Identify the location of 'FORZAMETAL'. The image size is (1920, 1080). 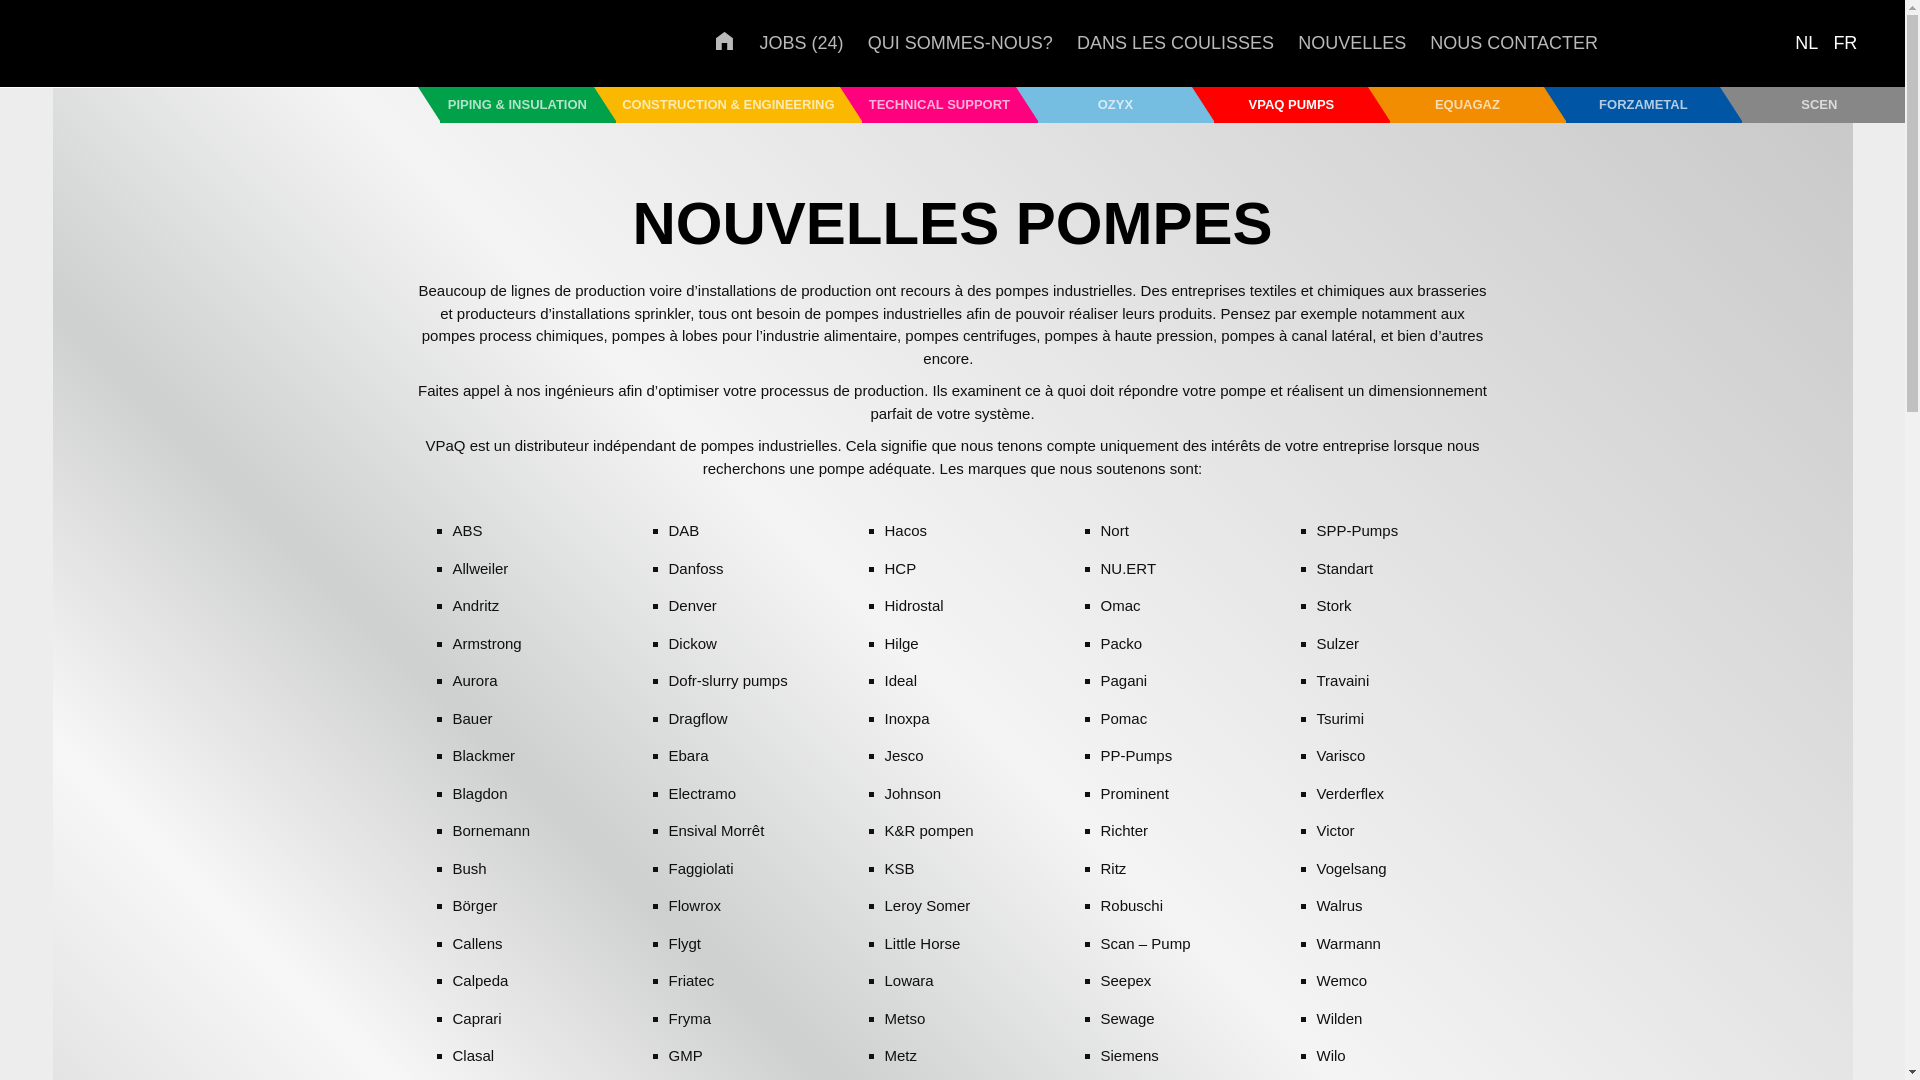
(1656, 104).